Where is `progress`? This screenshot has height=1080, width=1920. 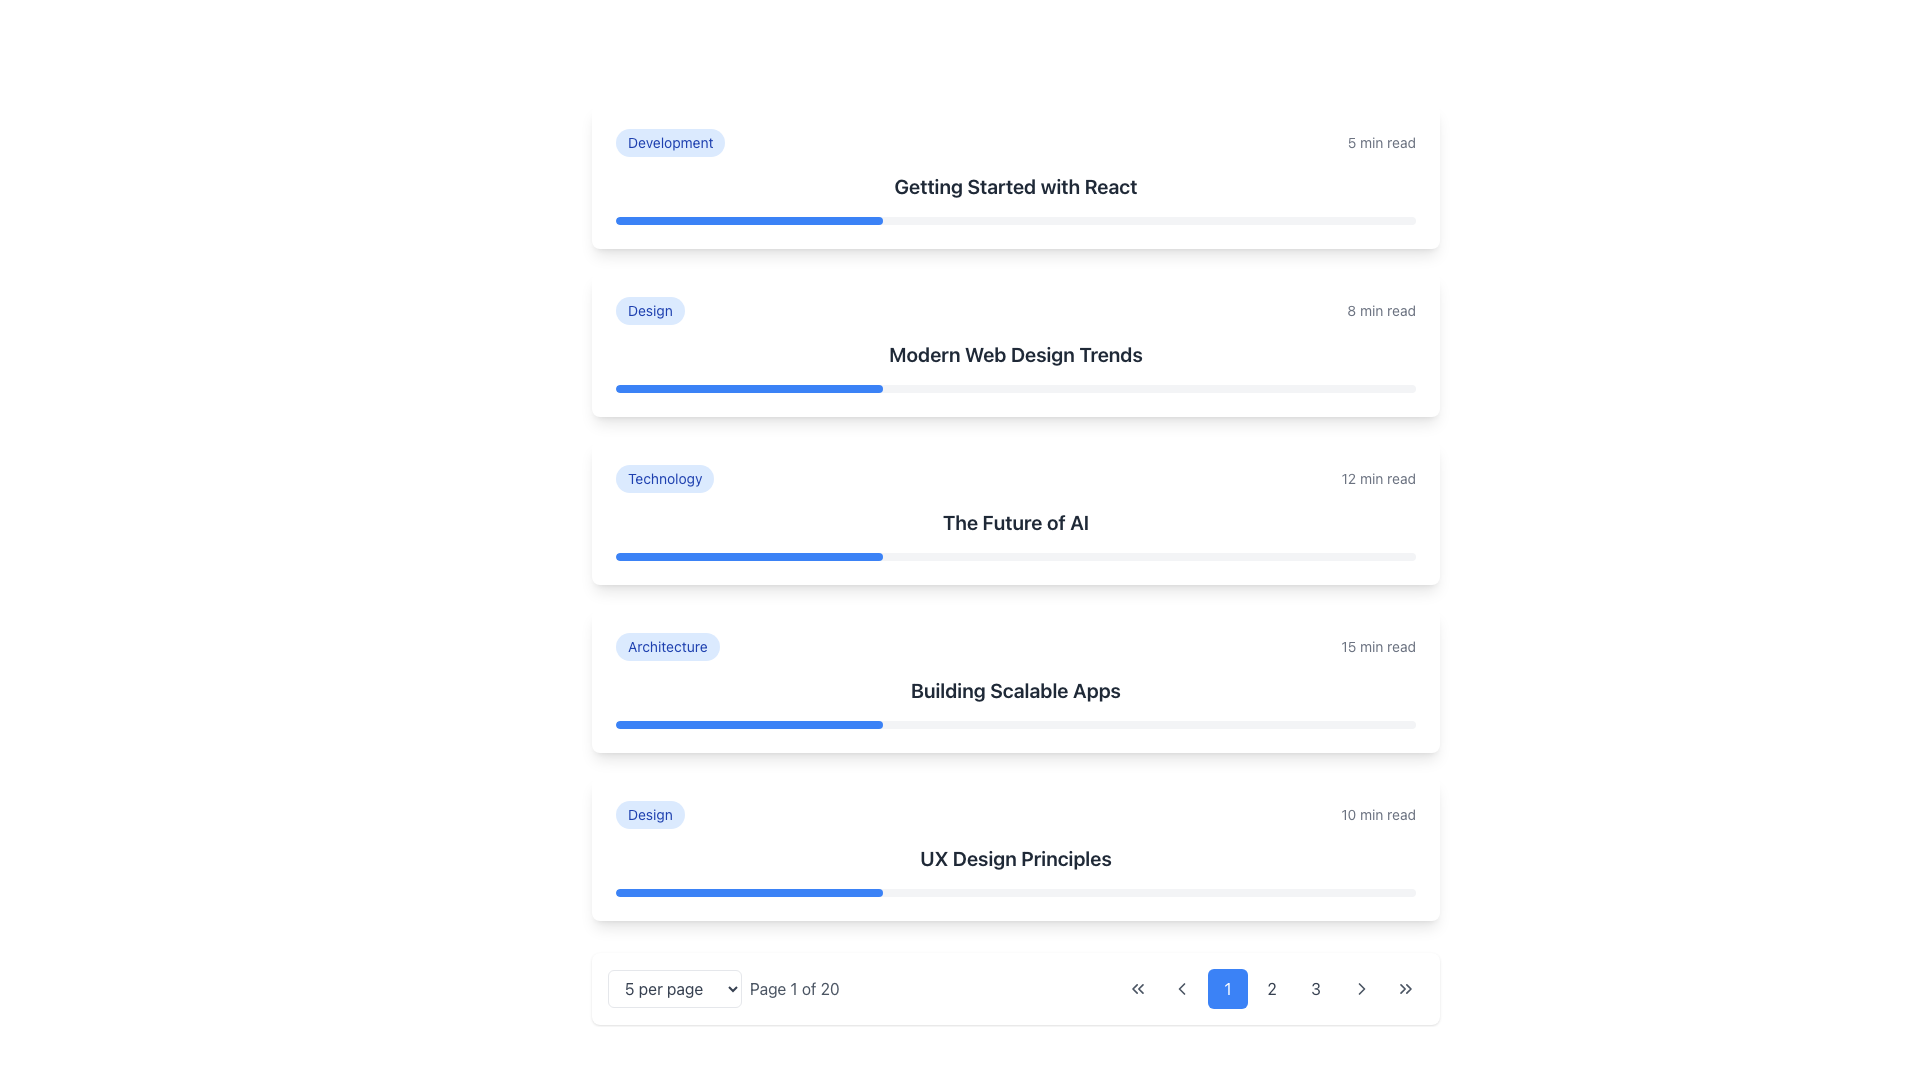
progress is located at coordinates (1176, 389).